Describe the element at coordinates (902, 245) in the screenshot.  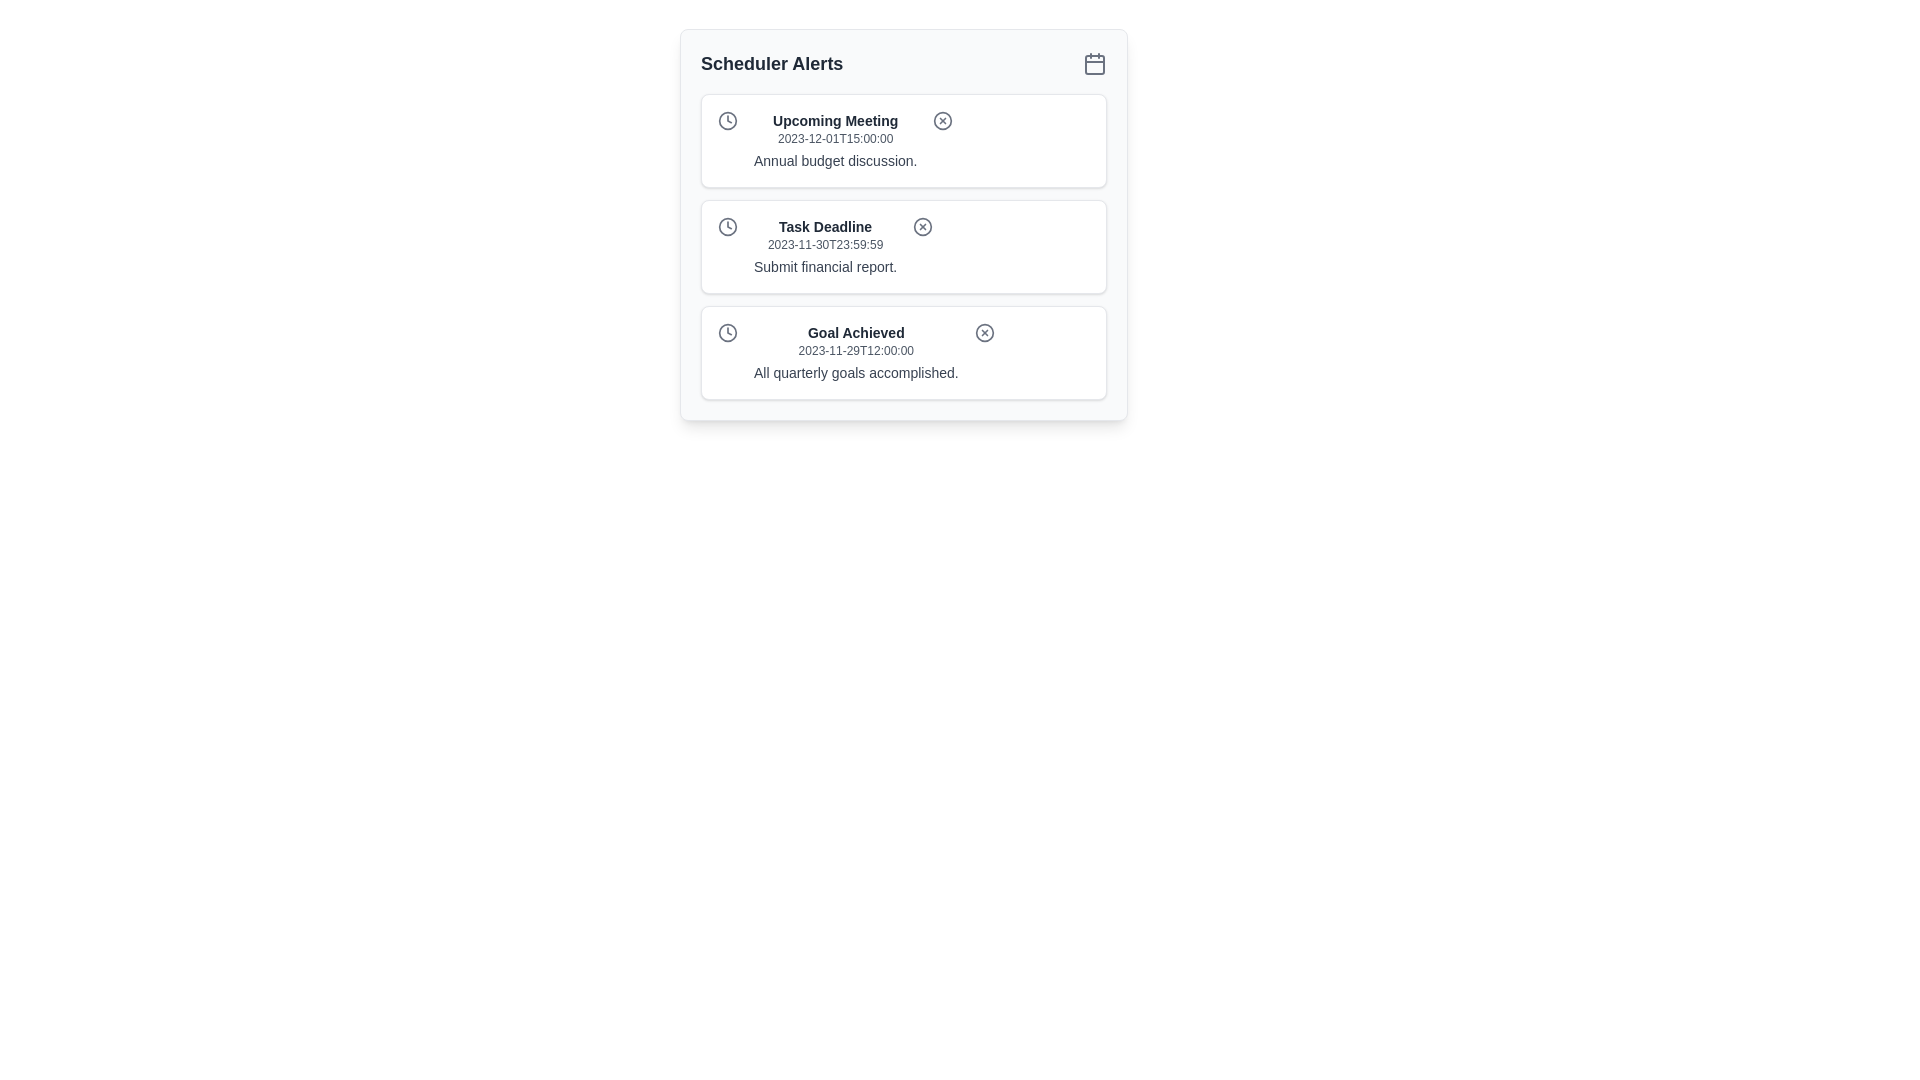
I see `the second informational card in the 'Scheduler Alerts' panel that displays a task deadline, positioned between 'Upcoming Meeting' and 'Goal Achieved'` at that location.